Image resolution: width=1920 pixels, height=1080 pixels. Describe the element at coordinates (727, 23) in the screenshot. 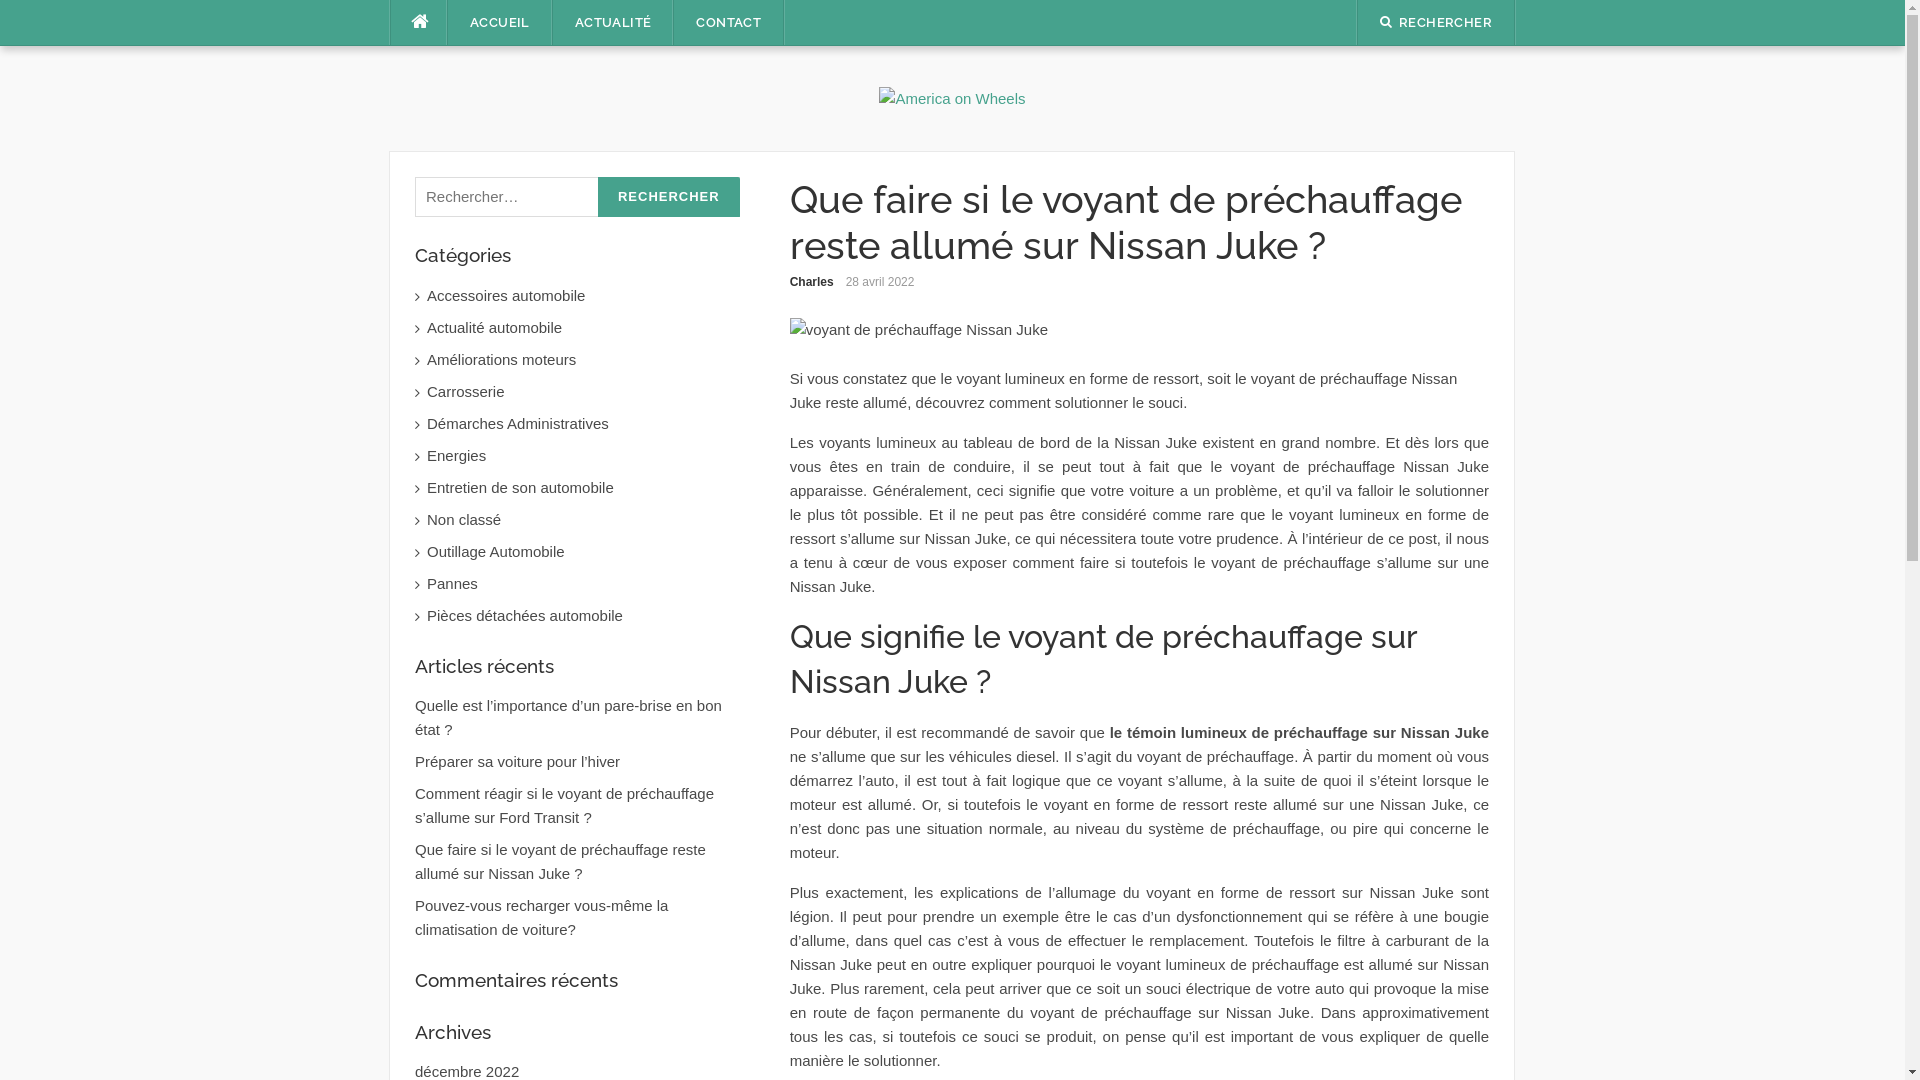

I see `'CONTACT'` at that location.